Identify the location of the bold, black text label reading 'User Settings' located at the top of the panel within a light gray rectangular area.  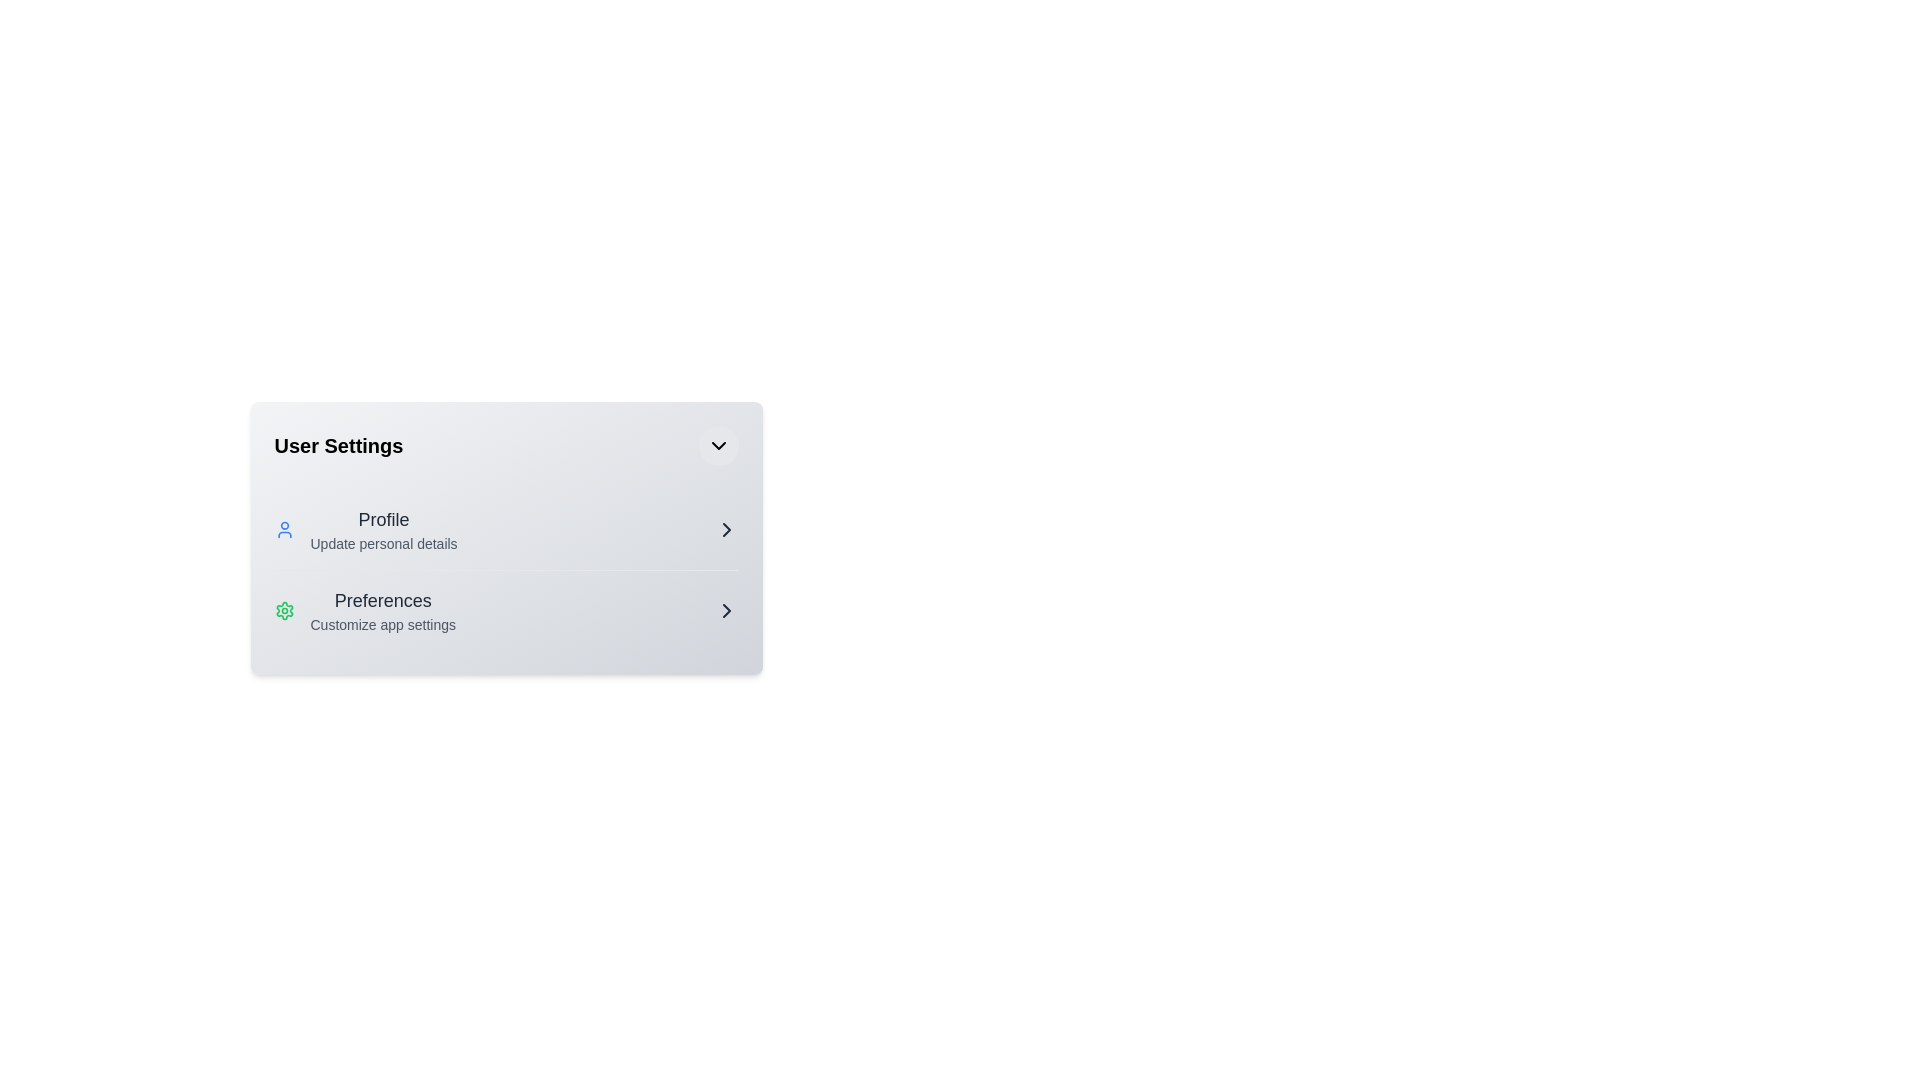
(338, 445).